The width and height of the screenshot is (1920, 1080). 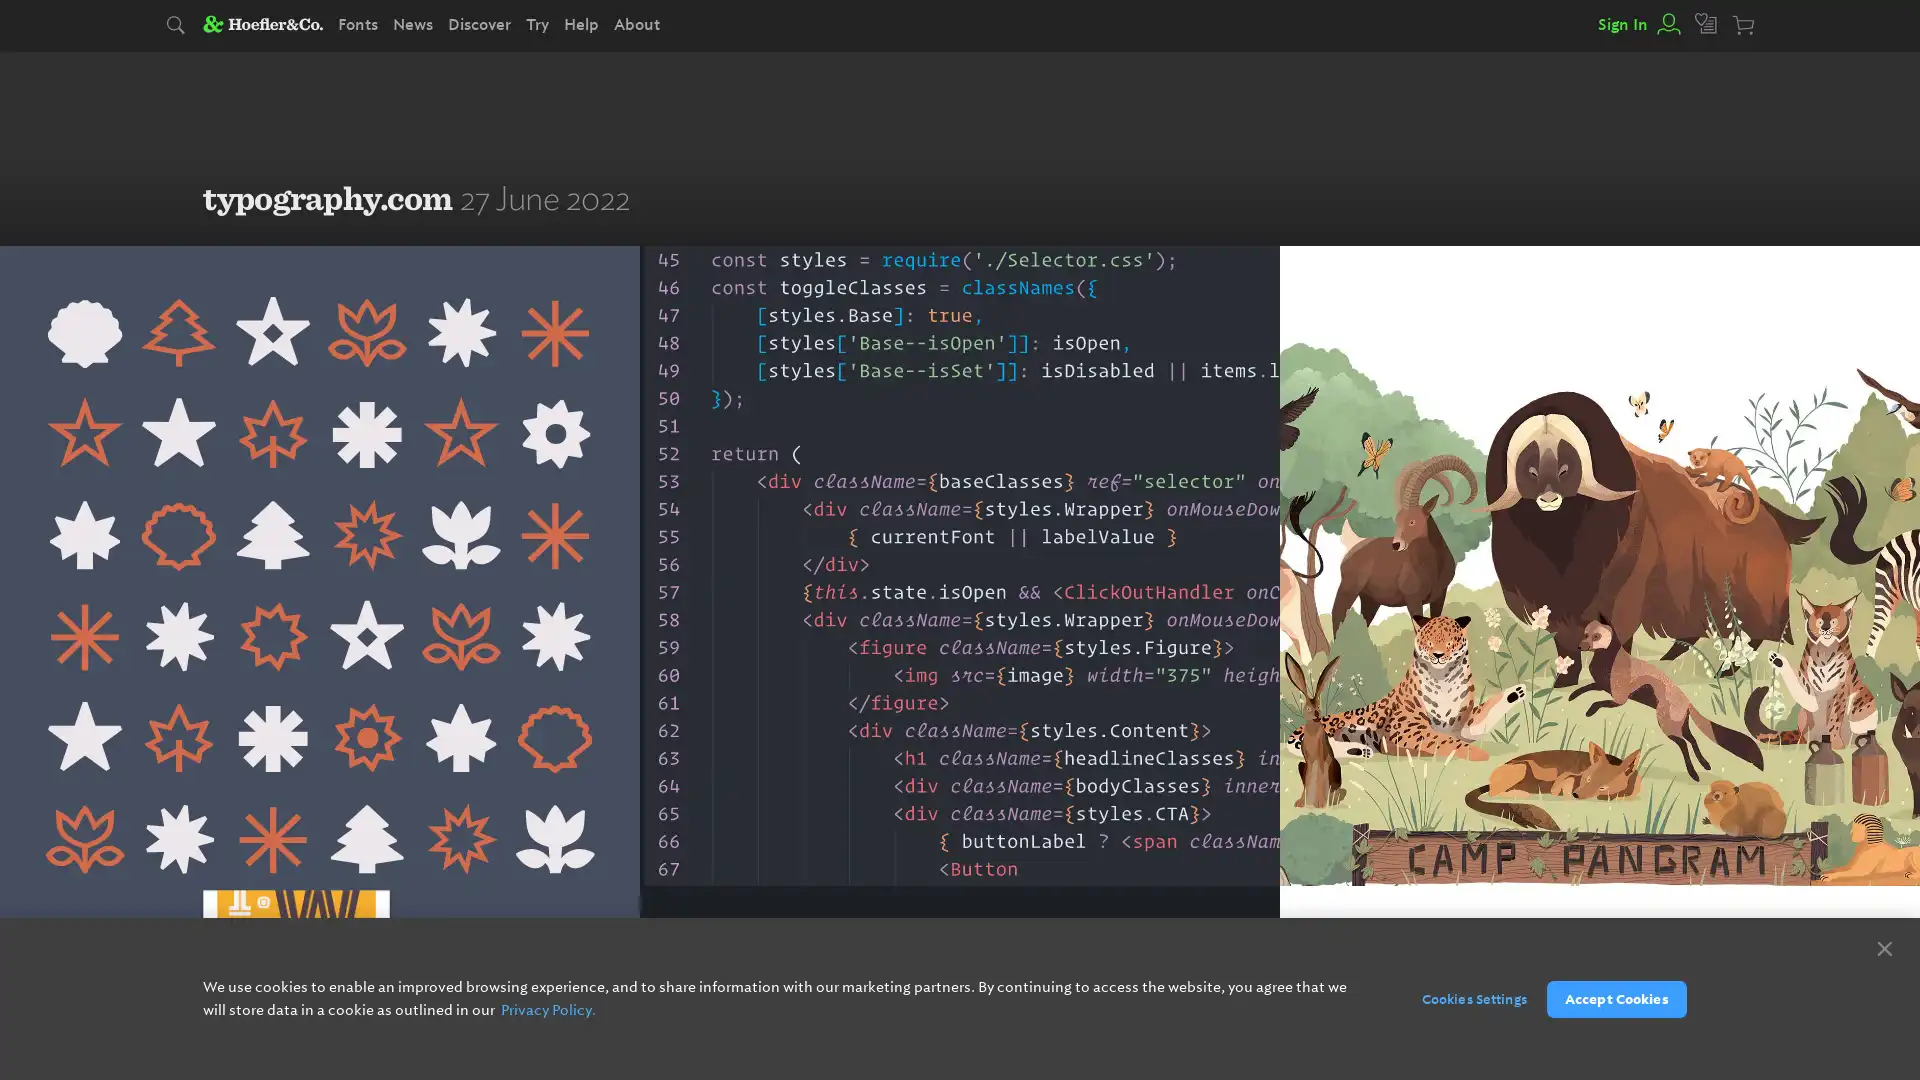 What do you see at coordinates (177, 26) in the screenshot?
I see `Search typography.com` at bounding box center [177, 26].